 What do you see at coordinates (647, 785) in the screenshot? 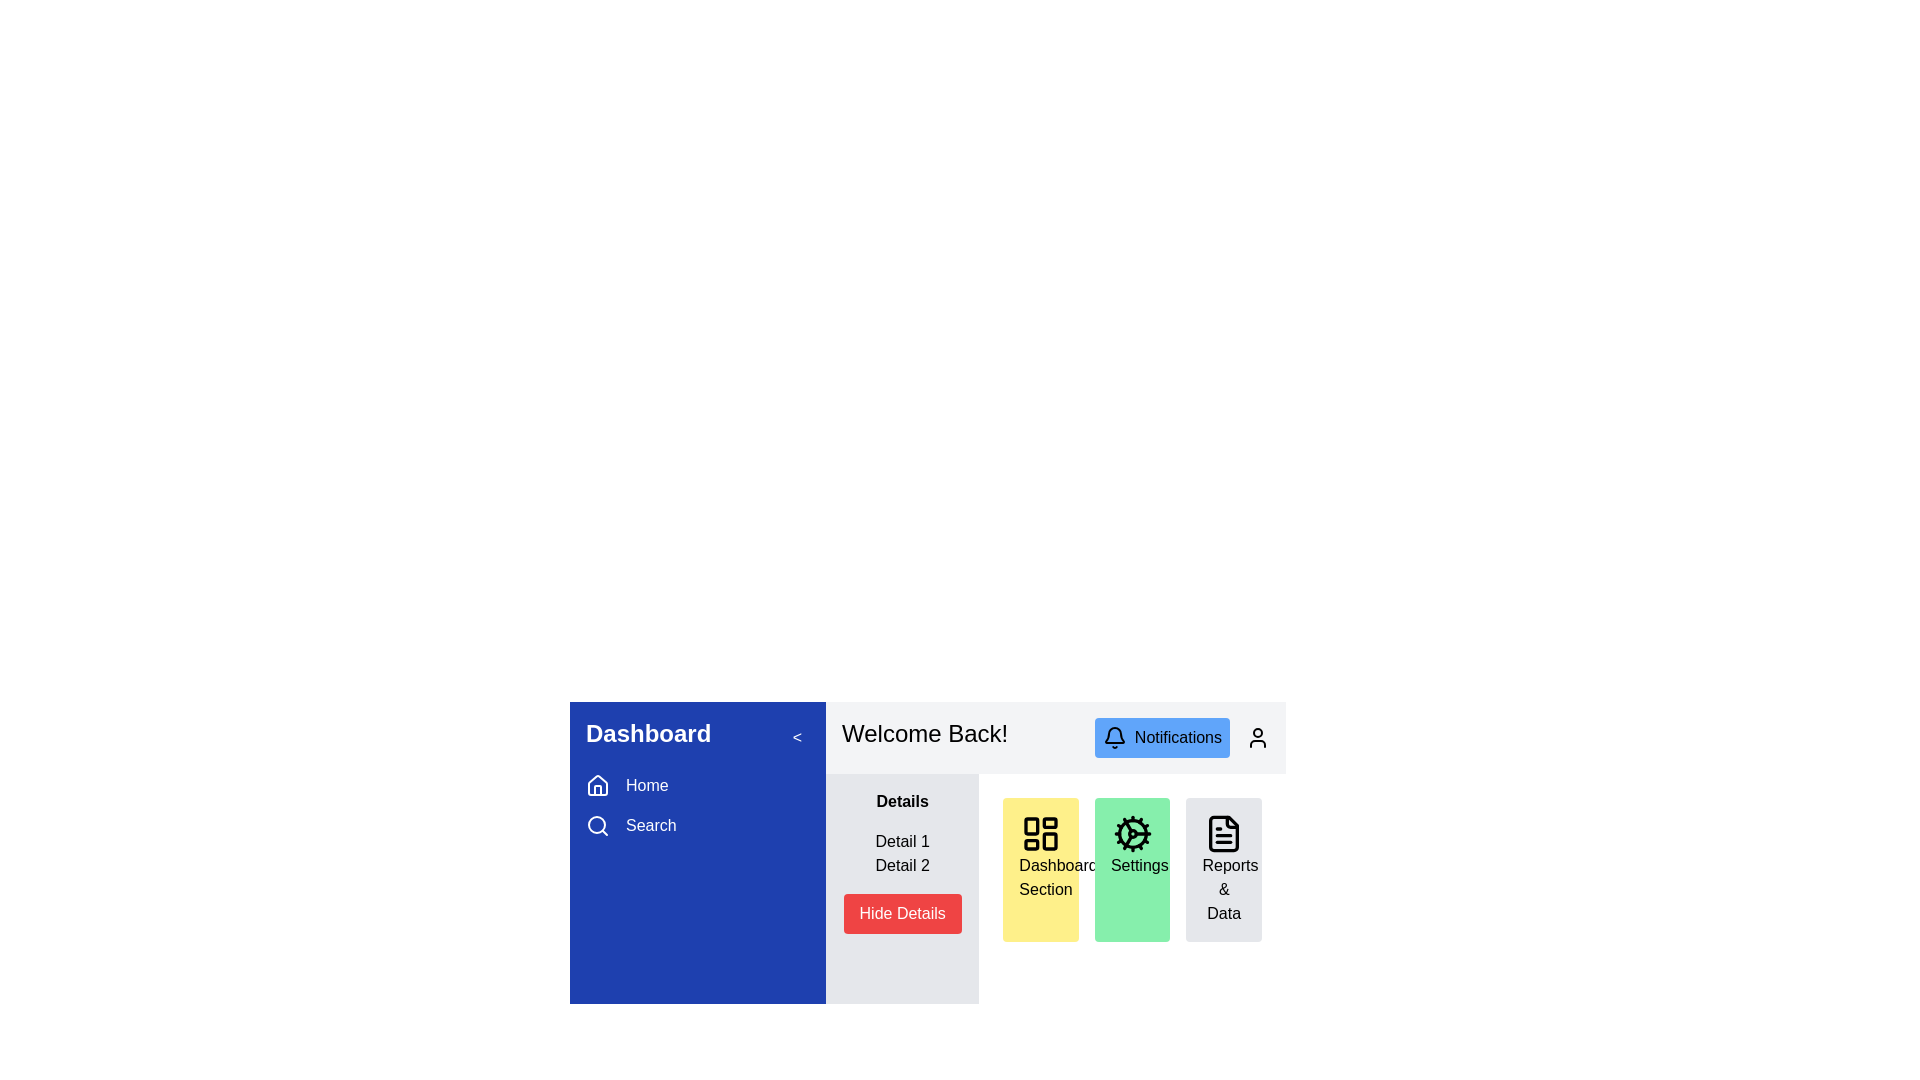
I see `the 'Home' label located on the blue sidebar, positioned to the right of the house-shaped icon and above the 'Search' label` at bounding box center [647, 785].